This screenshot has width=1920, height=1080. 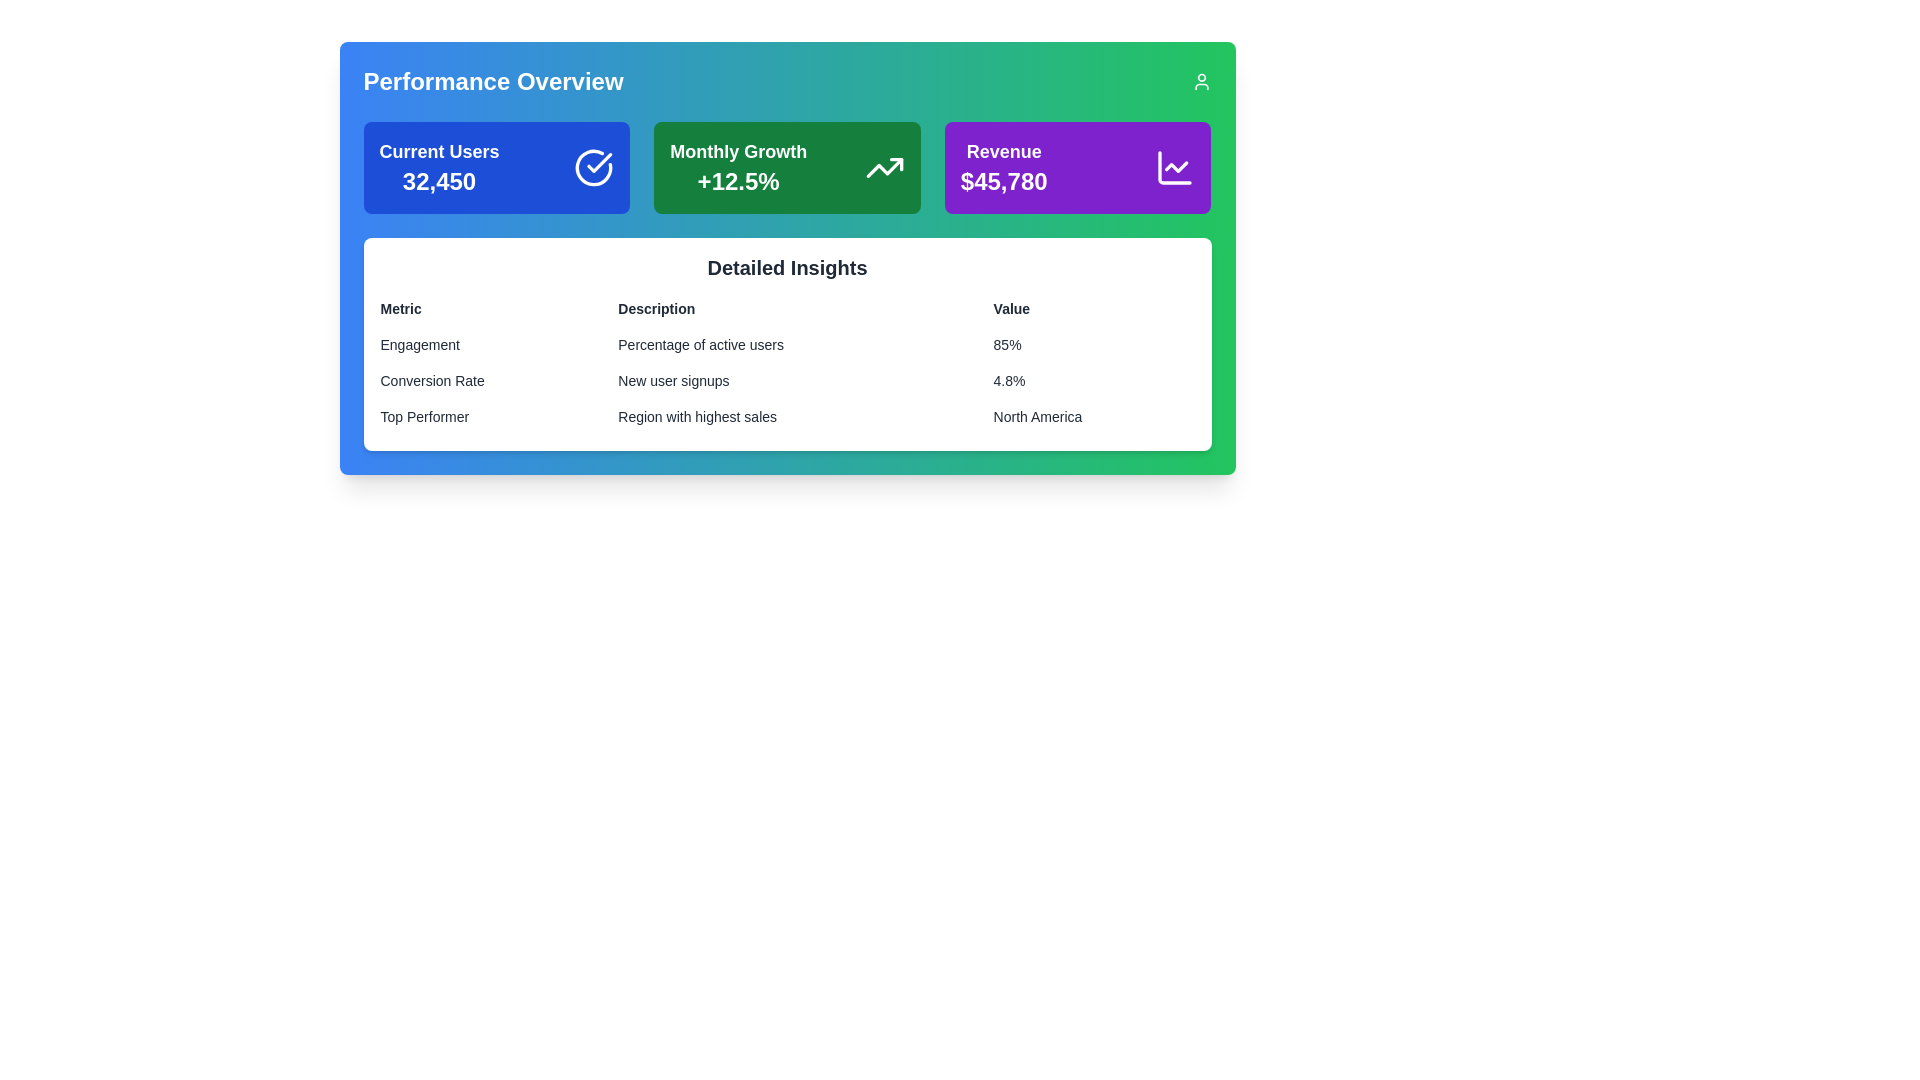 What do you see at coordinates (895, 163) in the screenshot?
I see `the small triangular graphic element that is part of the 'Monthly Growth' icon on the dashboard, located at the top-right part of the arrow graphic within the green card` at bounding box center [895, 163].